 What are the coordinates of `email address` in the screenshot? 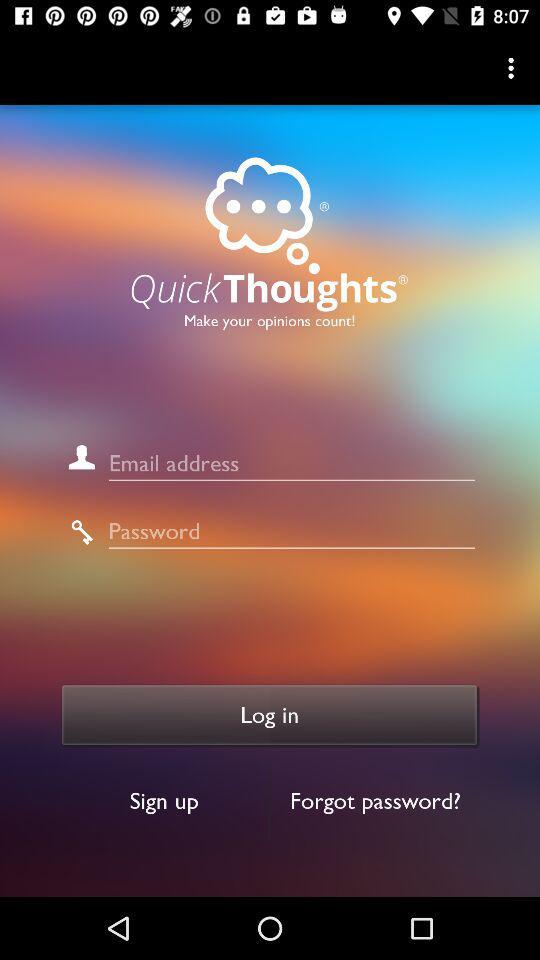 It's located at (290, 463).